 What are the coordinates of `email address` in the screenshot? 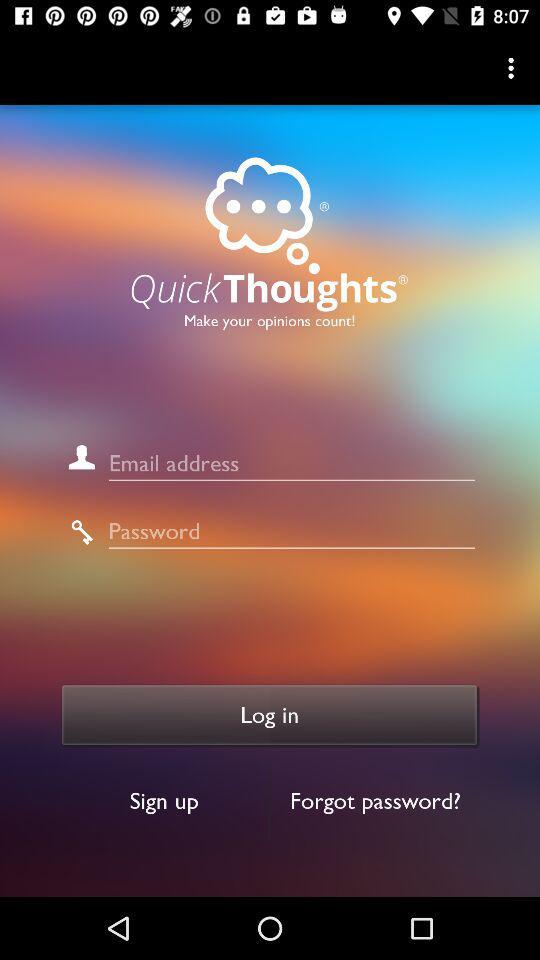 It's located at (290, 463).